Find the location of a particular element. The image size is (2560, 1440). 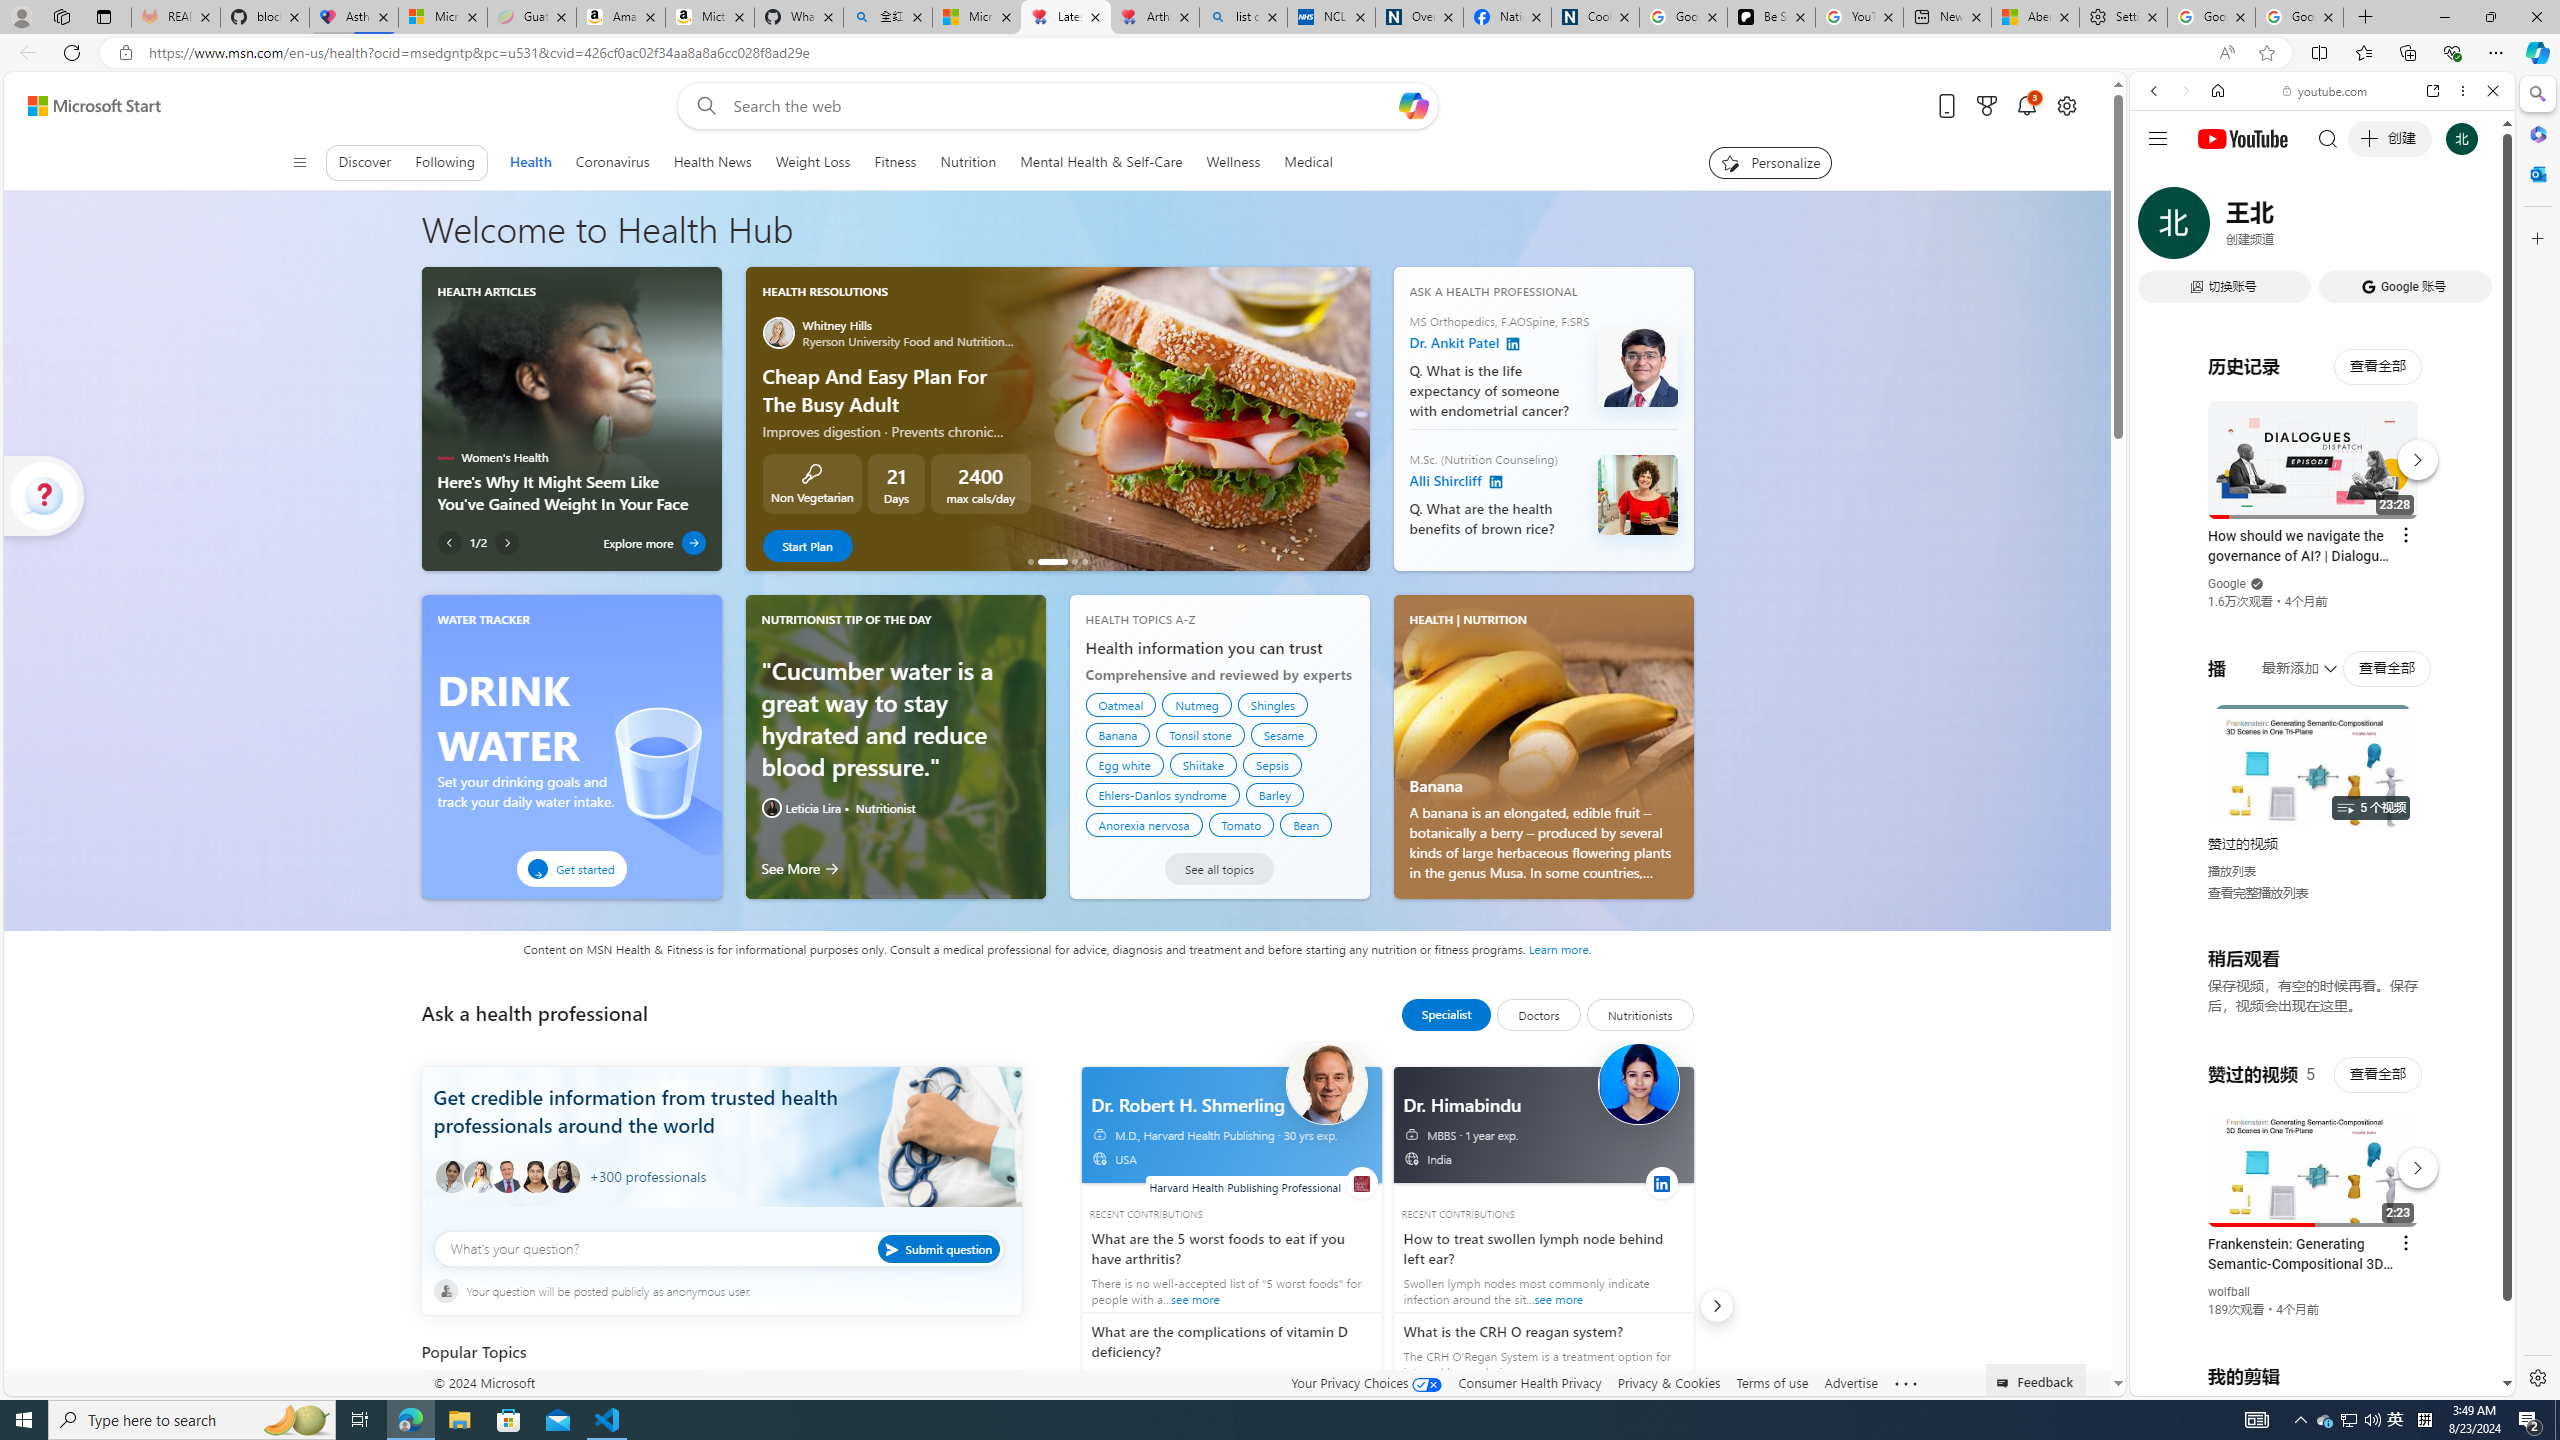

'Microsoft rewards' is located at coordinates (1985, 106).